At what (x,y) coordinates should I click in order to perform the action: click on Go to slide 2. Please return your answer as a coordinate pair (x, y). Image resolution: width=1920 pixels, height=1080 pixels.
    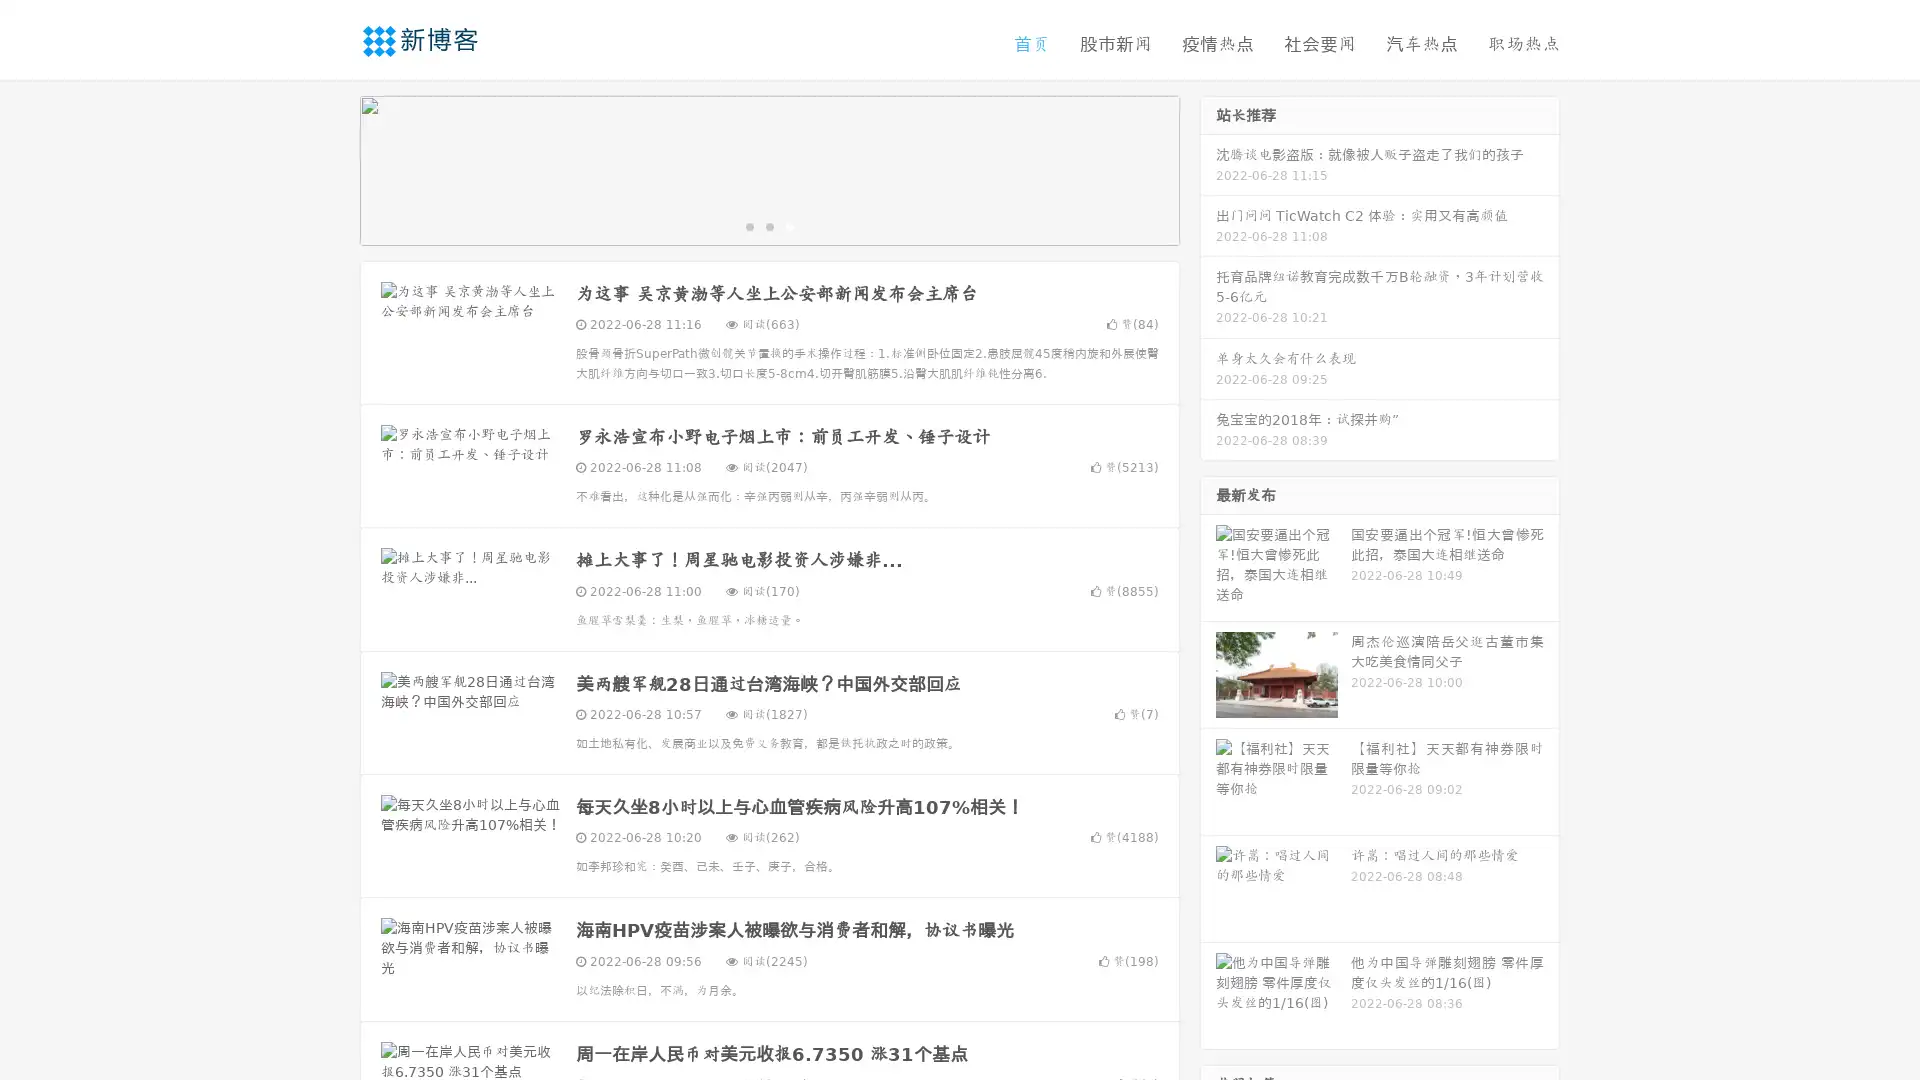
    Looking at the image, I should click on (768, 225).